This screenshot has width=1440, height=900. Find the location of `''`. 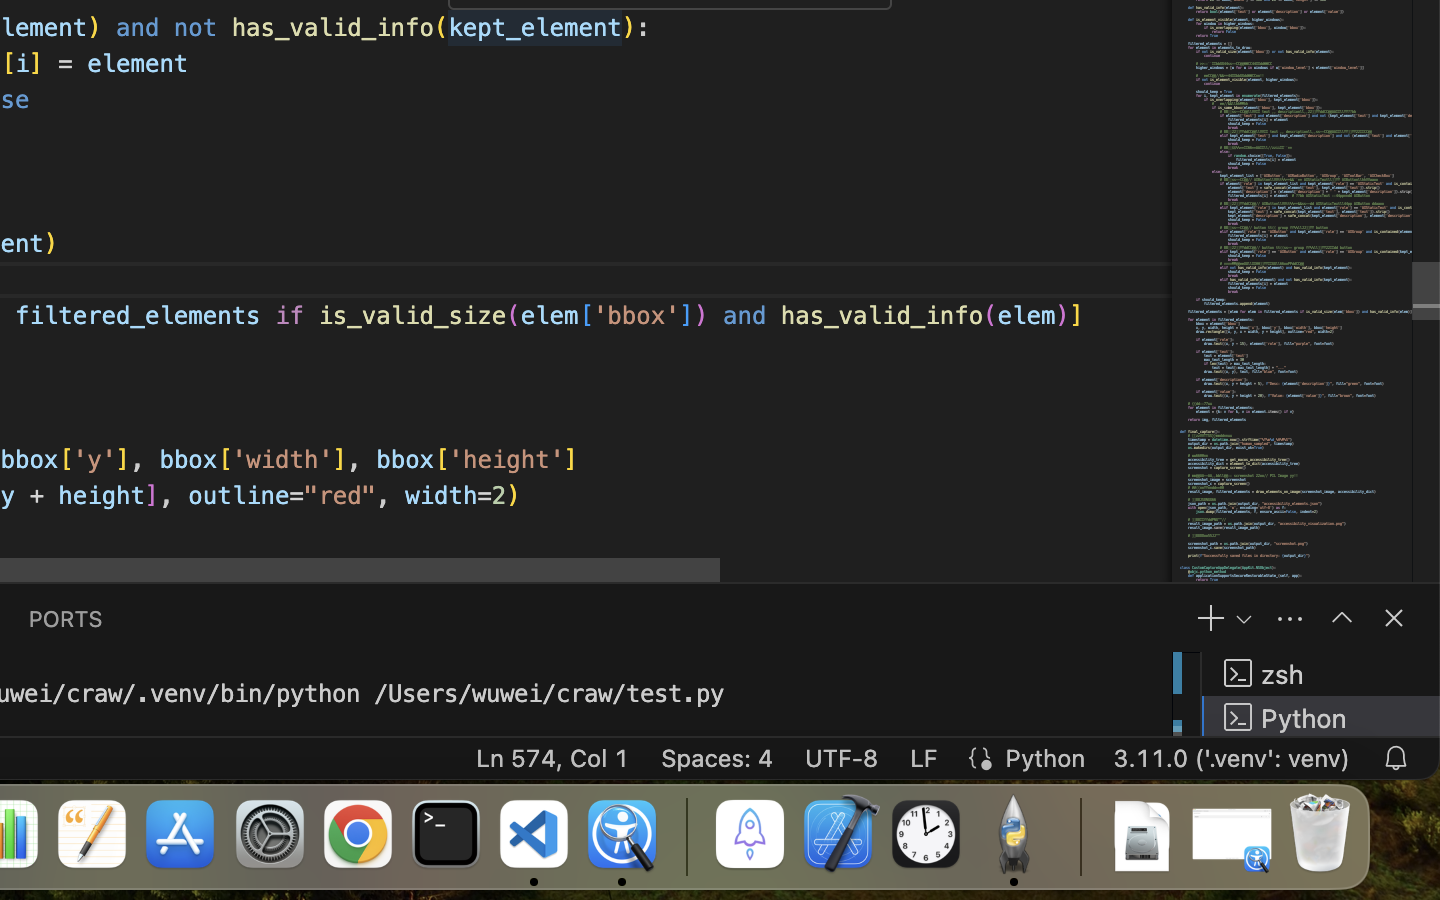

'' is located at coordinates (1340, 618).